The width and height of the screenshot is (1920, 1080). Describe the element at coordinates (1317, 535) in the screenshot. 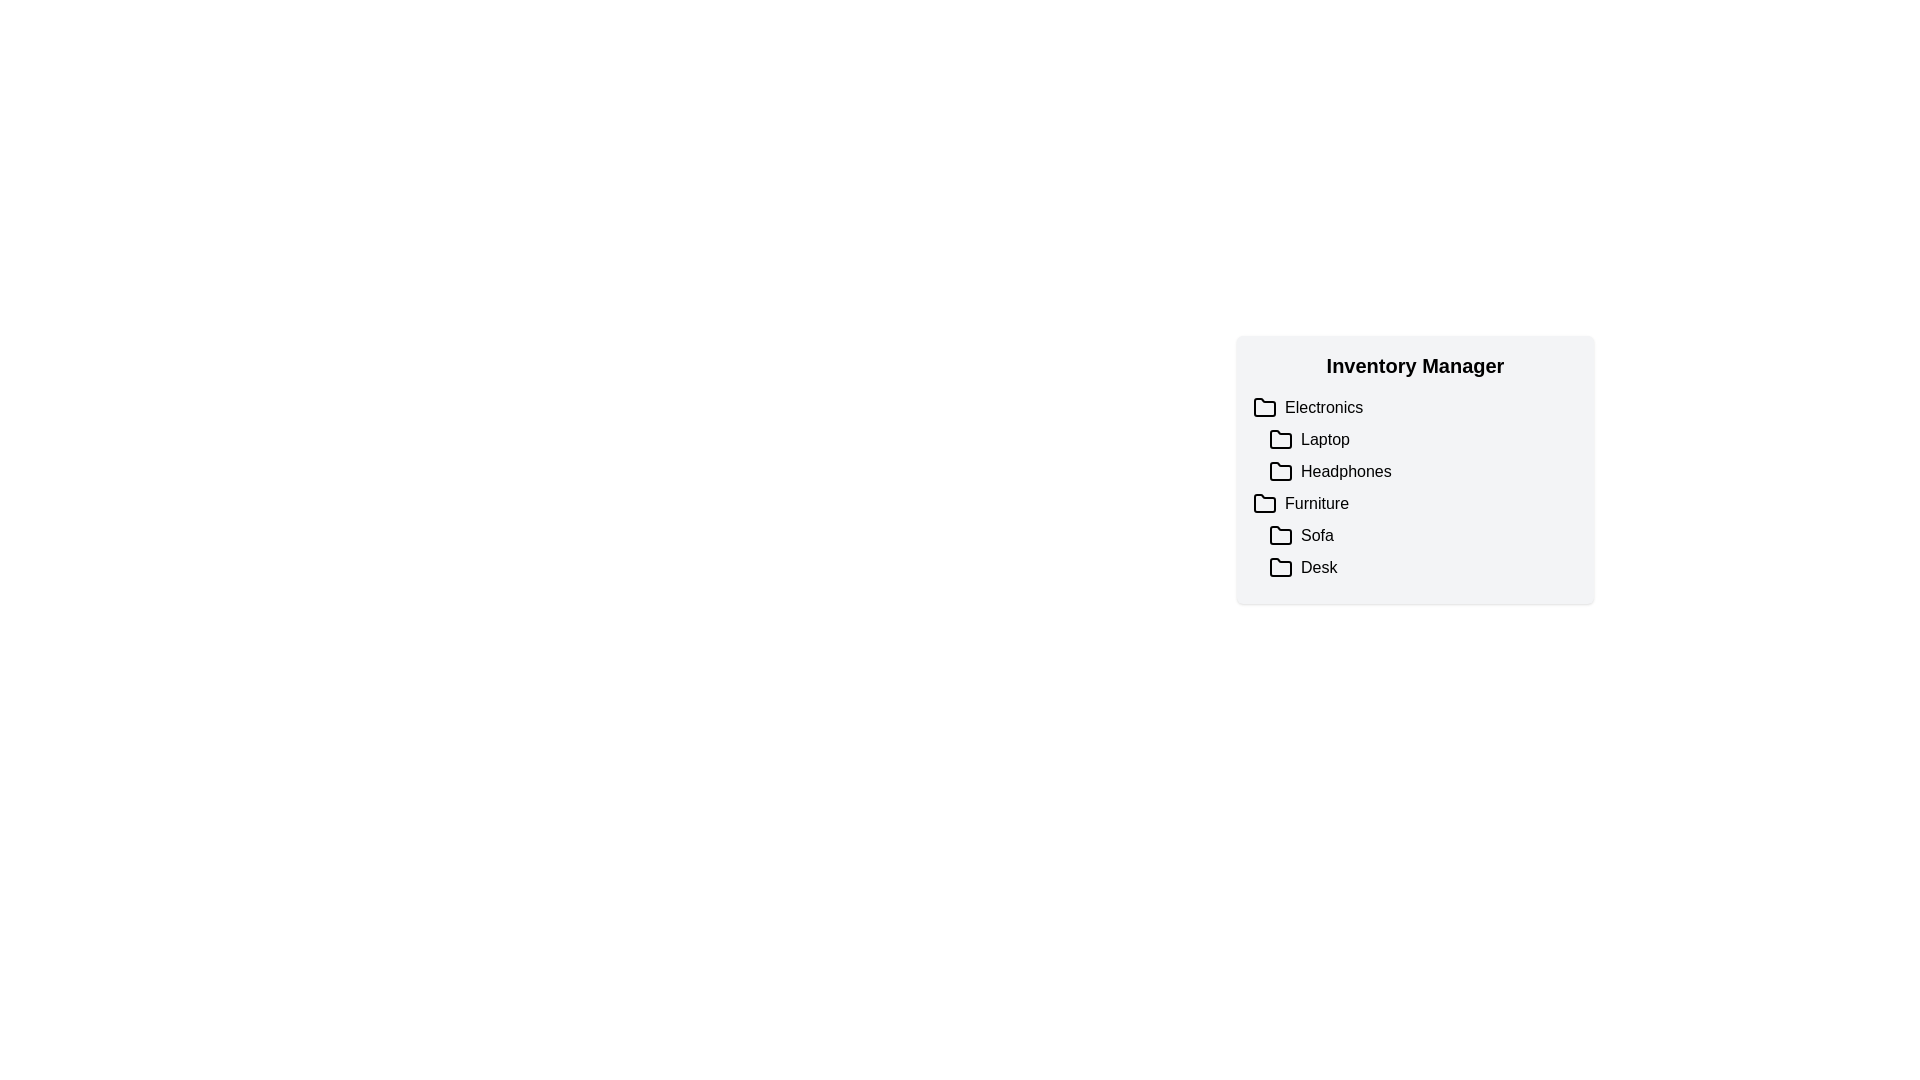

I see `the text label for 'Sofa' which is positioned under the 'Furniture' category in the list` at that location.